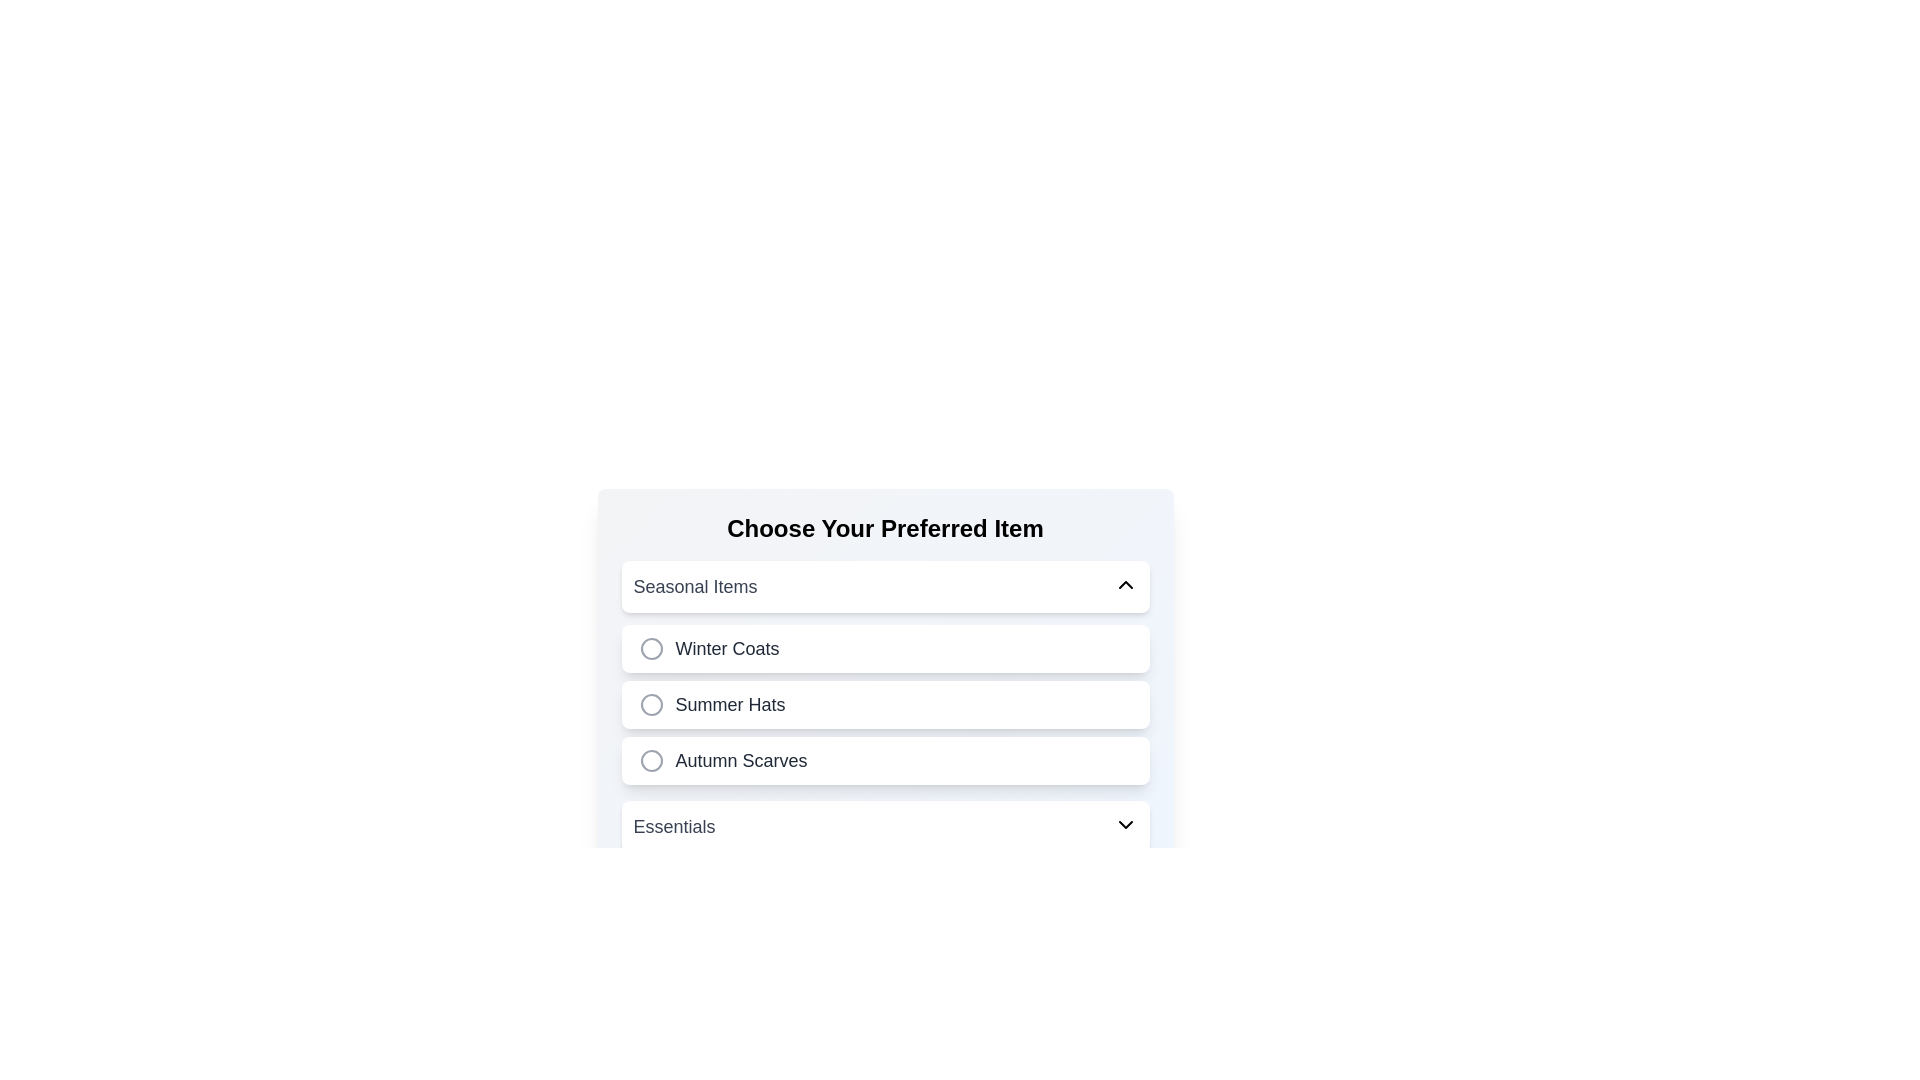 The width and height of the screenshot is (1920, 1080). Describe the element at coordinates (884, 760) in the screenshot. I see `the radio button labeled 'Autumn Scarves'` at that location.